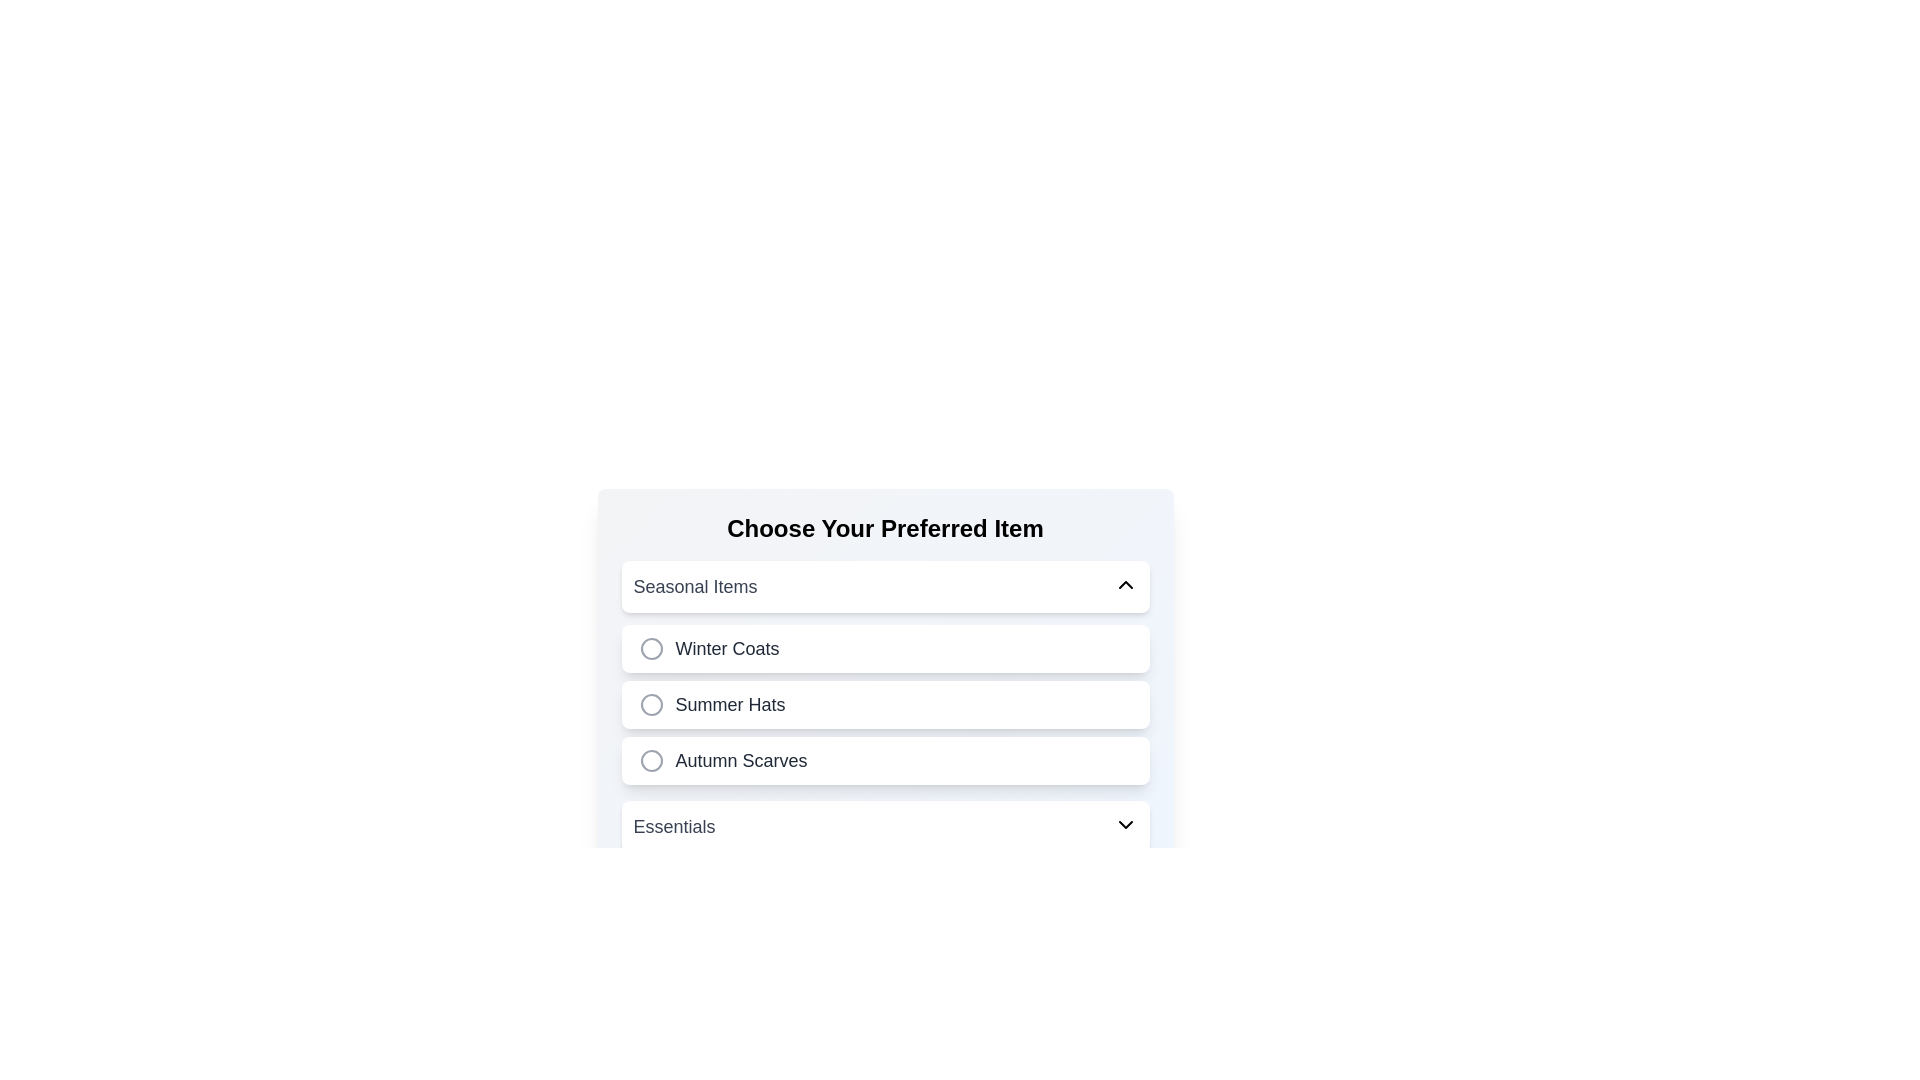 The width and height of the screenshot is (1920, 1080). Describe the element at coordinates (884, 760) in the screenshot. I see `the radio button labeled 'Autumn Scarves'` at that location.